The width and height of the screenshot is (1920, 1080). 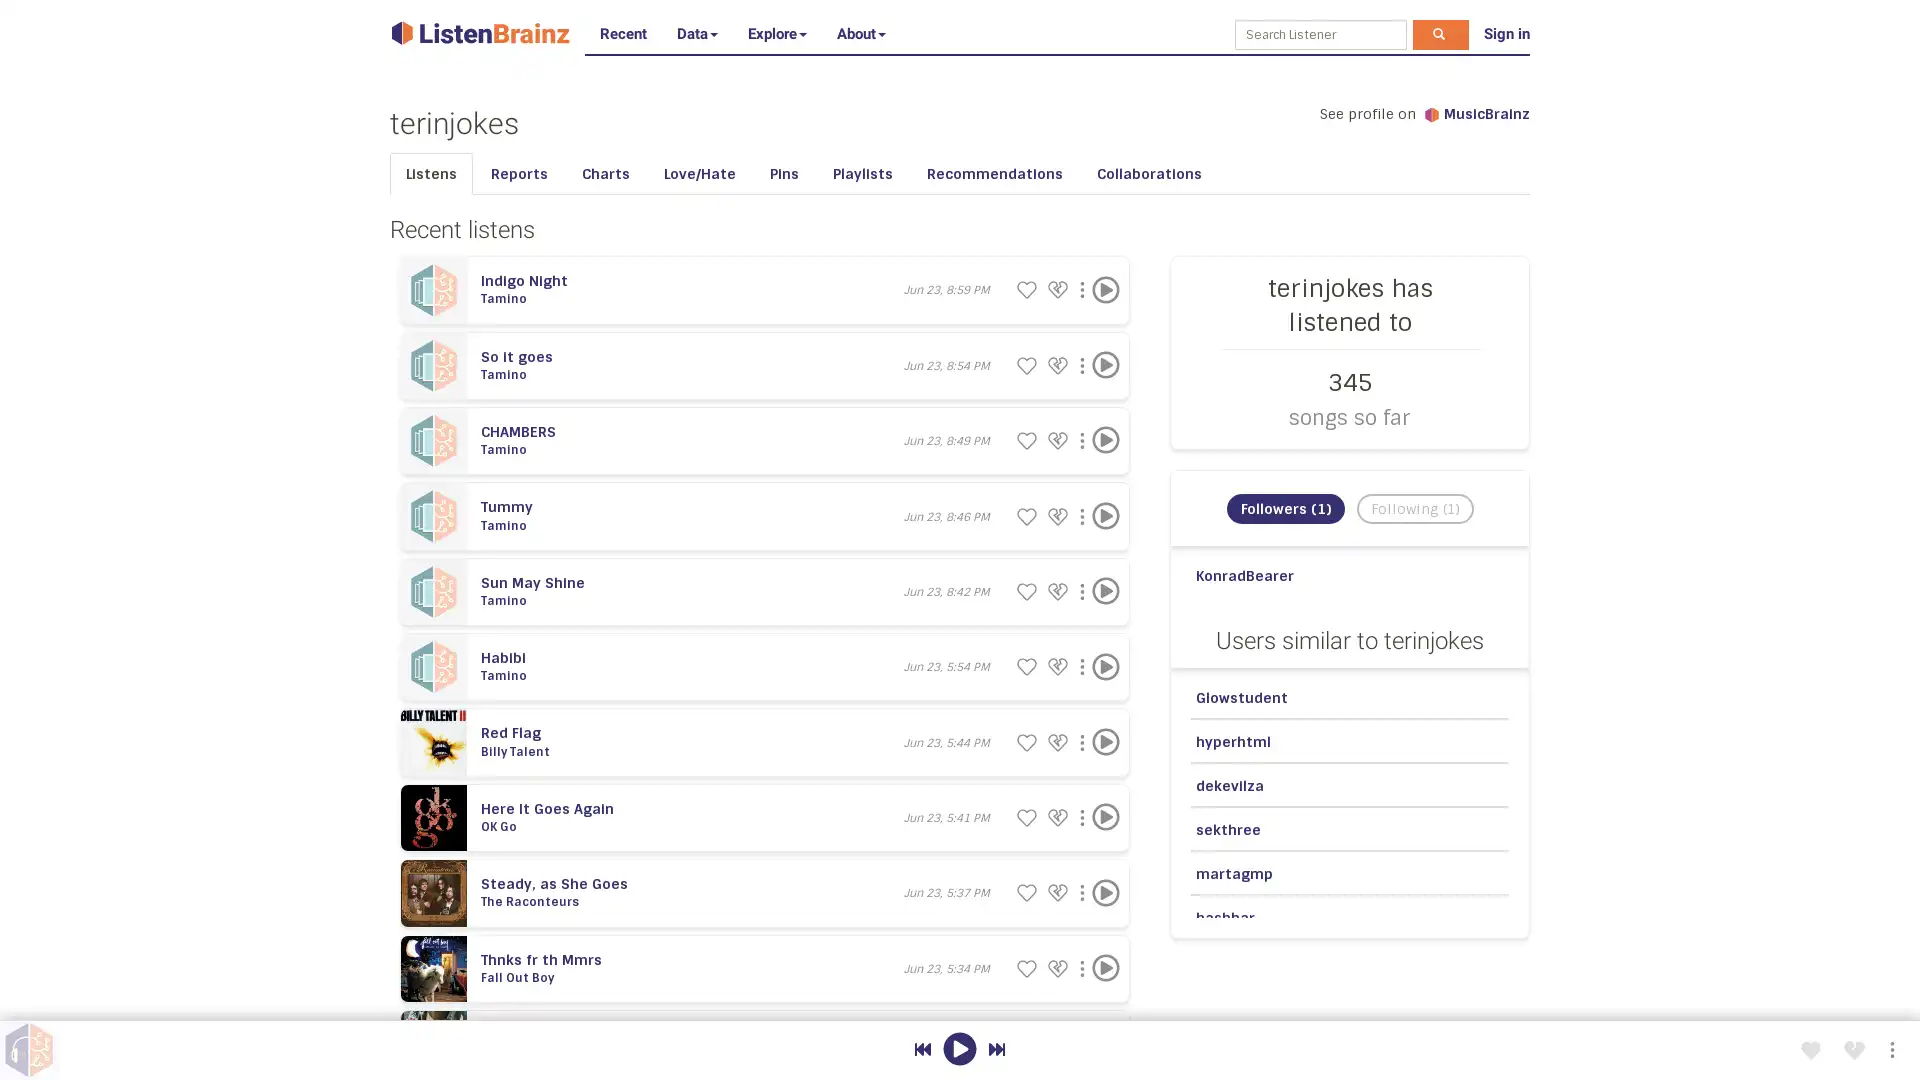 What do you see at coordinates (1104, 667) in the screenshot?
I see `Play` at bounding box center [1104, 667].